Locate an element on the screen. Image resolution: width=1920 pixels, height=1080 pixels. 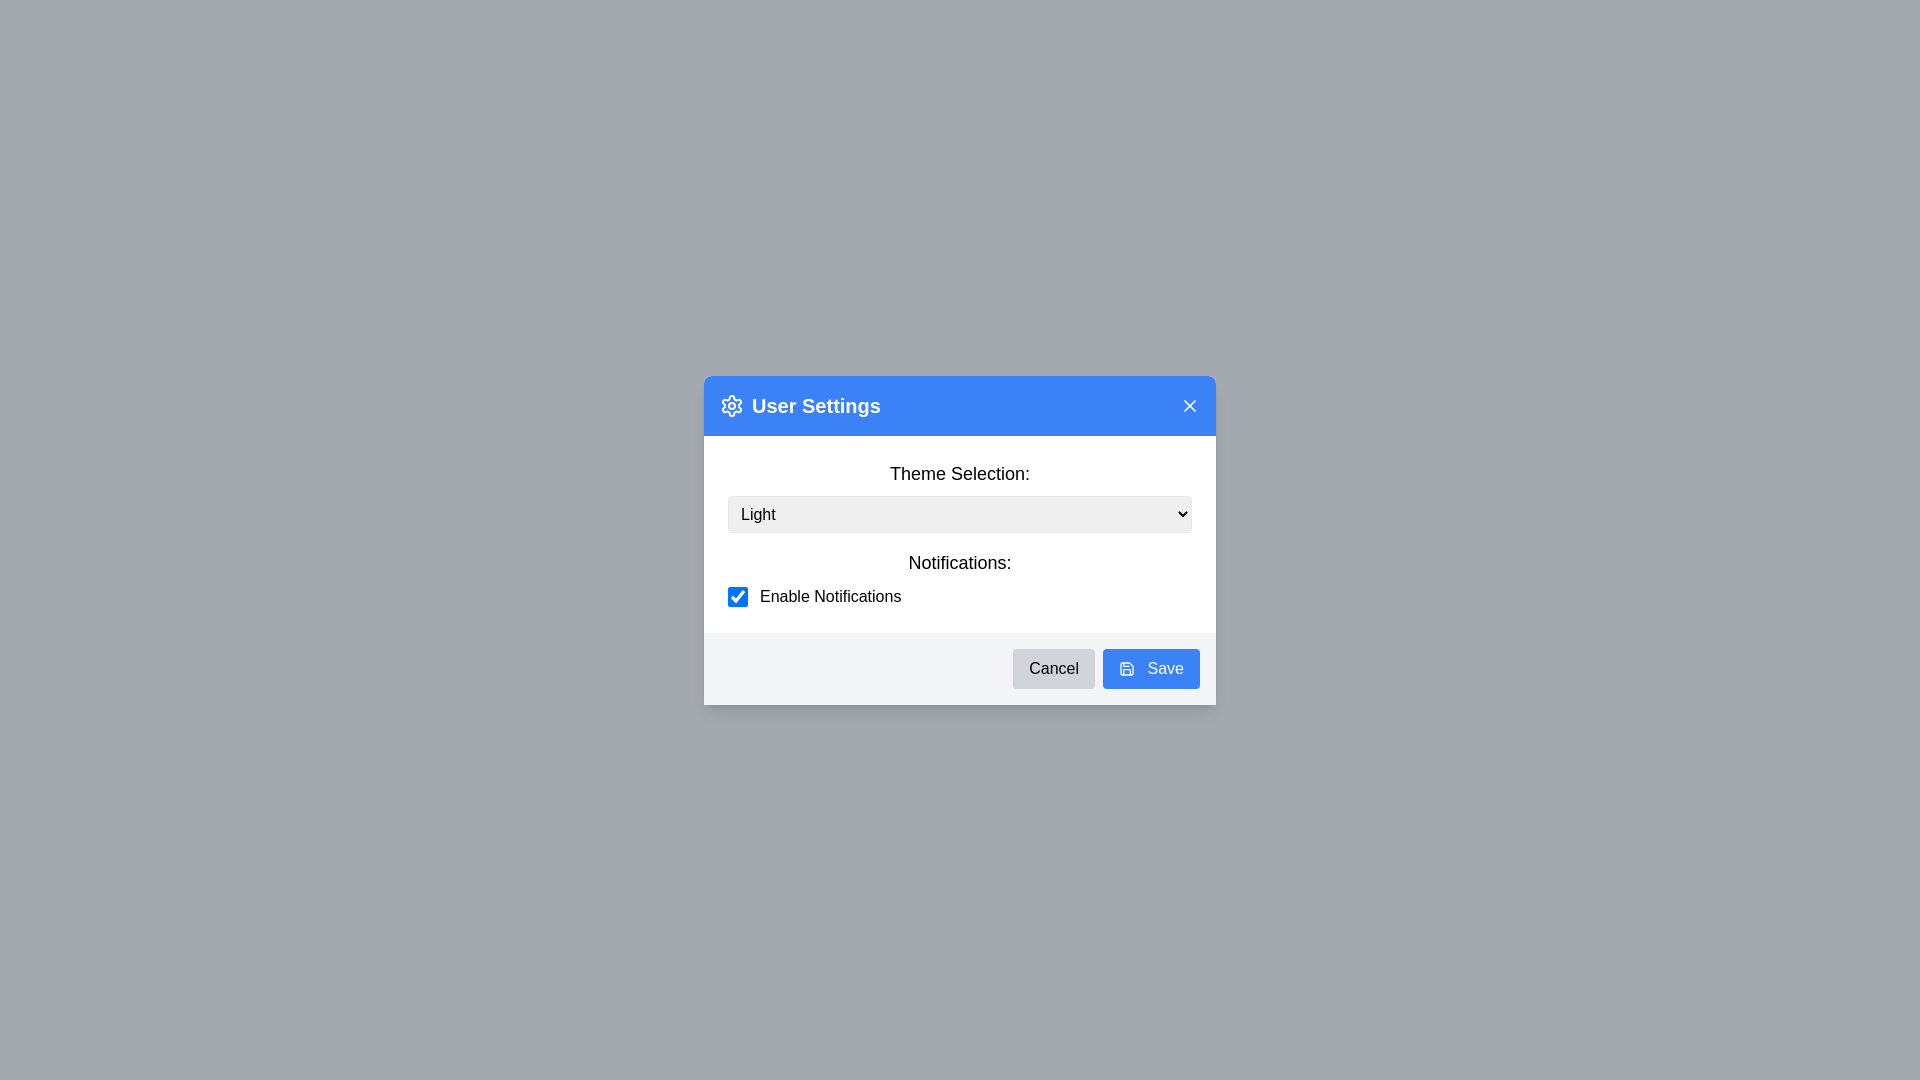
the 'Notifications:' text label, which is a bold and large font element located prominently in the settings section, positioned immediately above the associated checkbox is located at coordinates (960, 562).